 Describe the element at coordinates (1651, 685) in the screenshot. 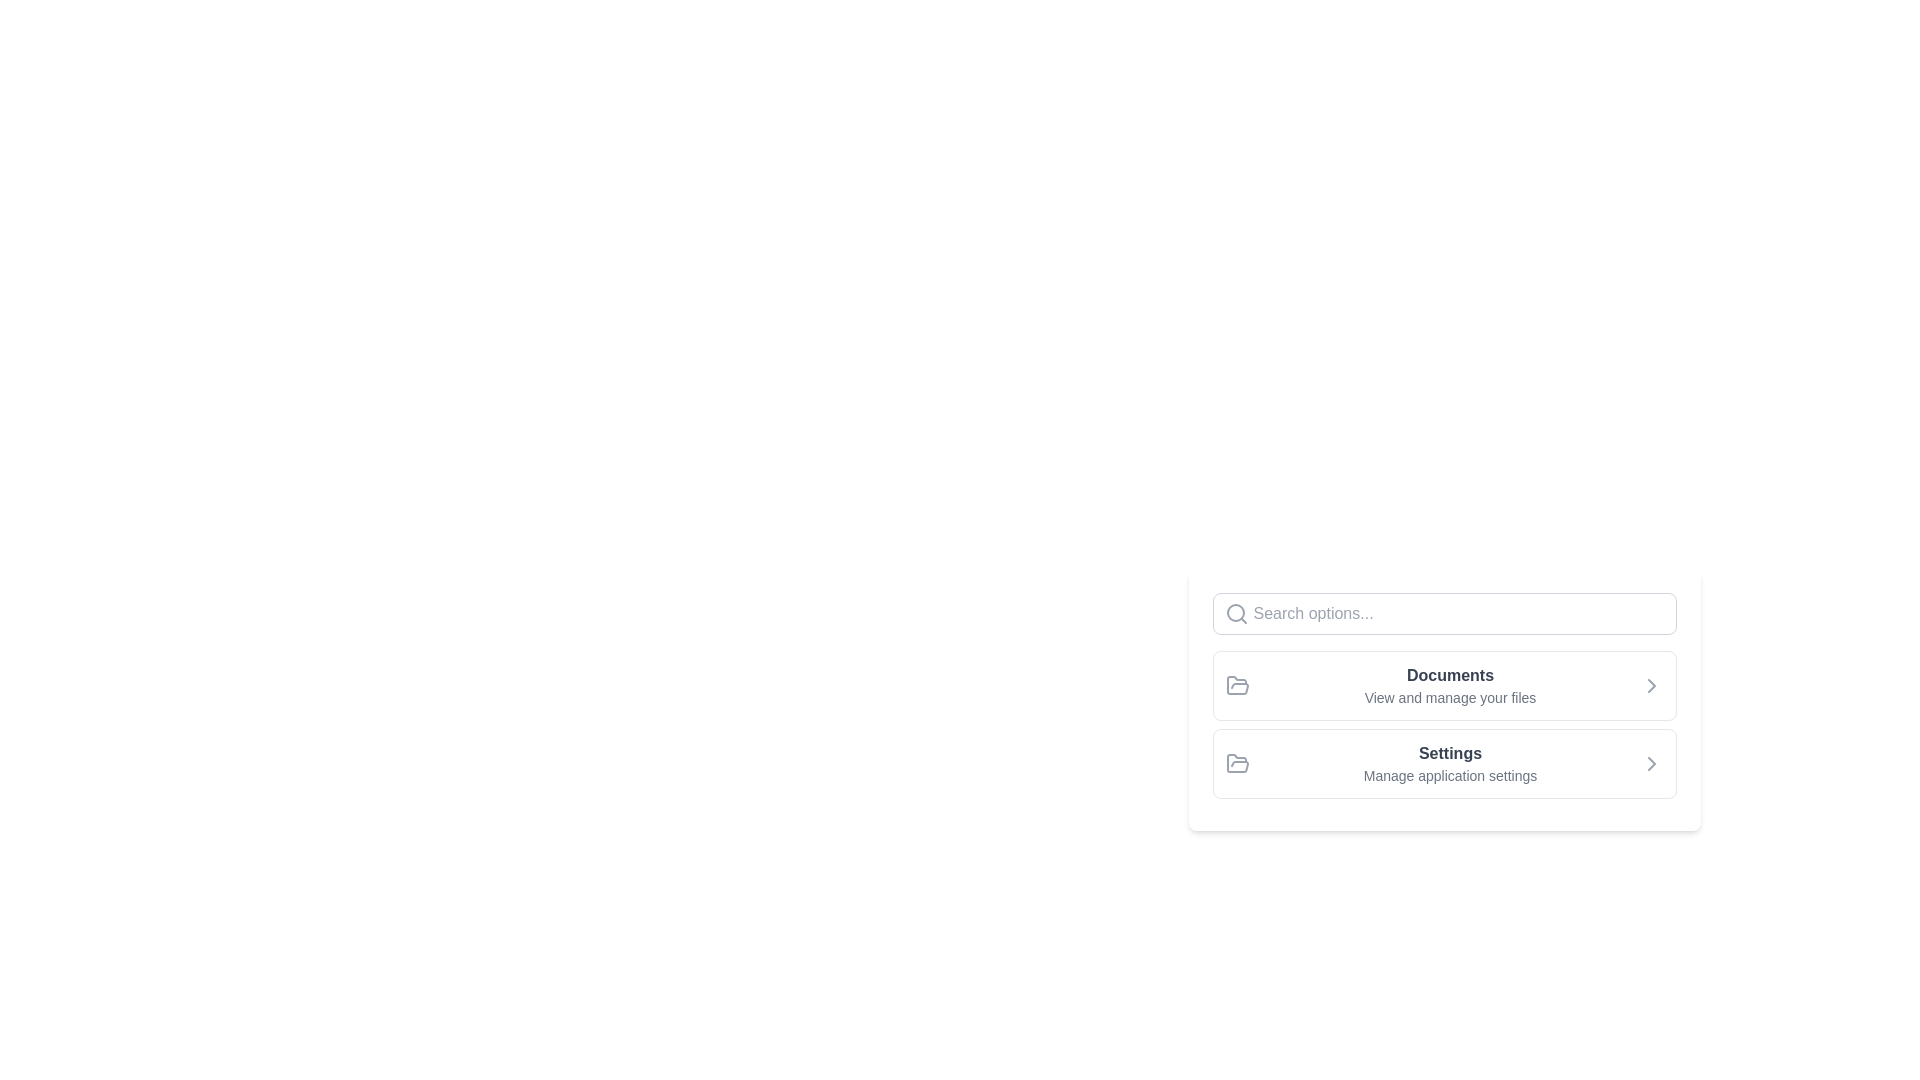

I see `the SVG chevron arrow icon pointing to the right, located next to the 'Documents' text label in the vertical list layout` at that location.